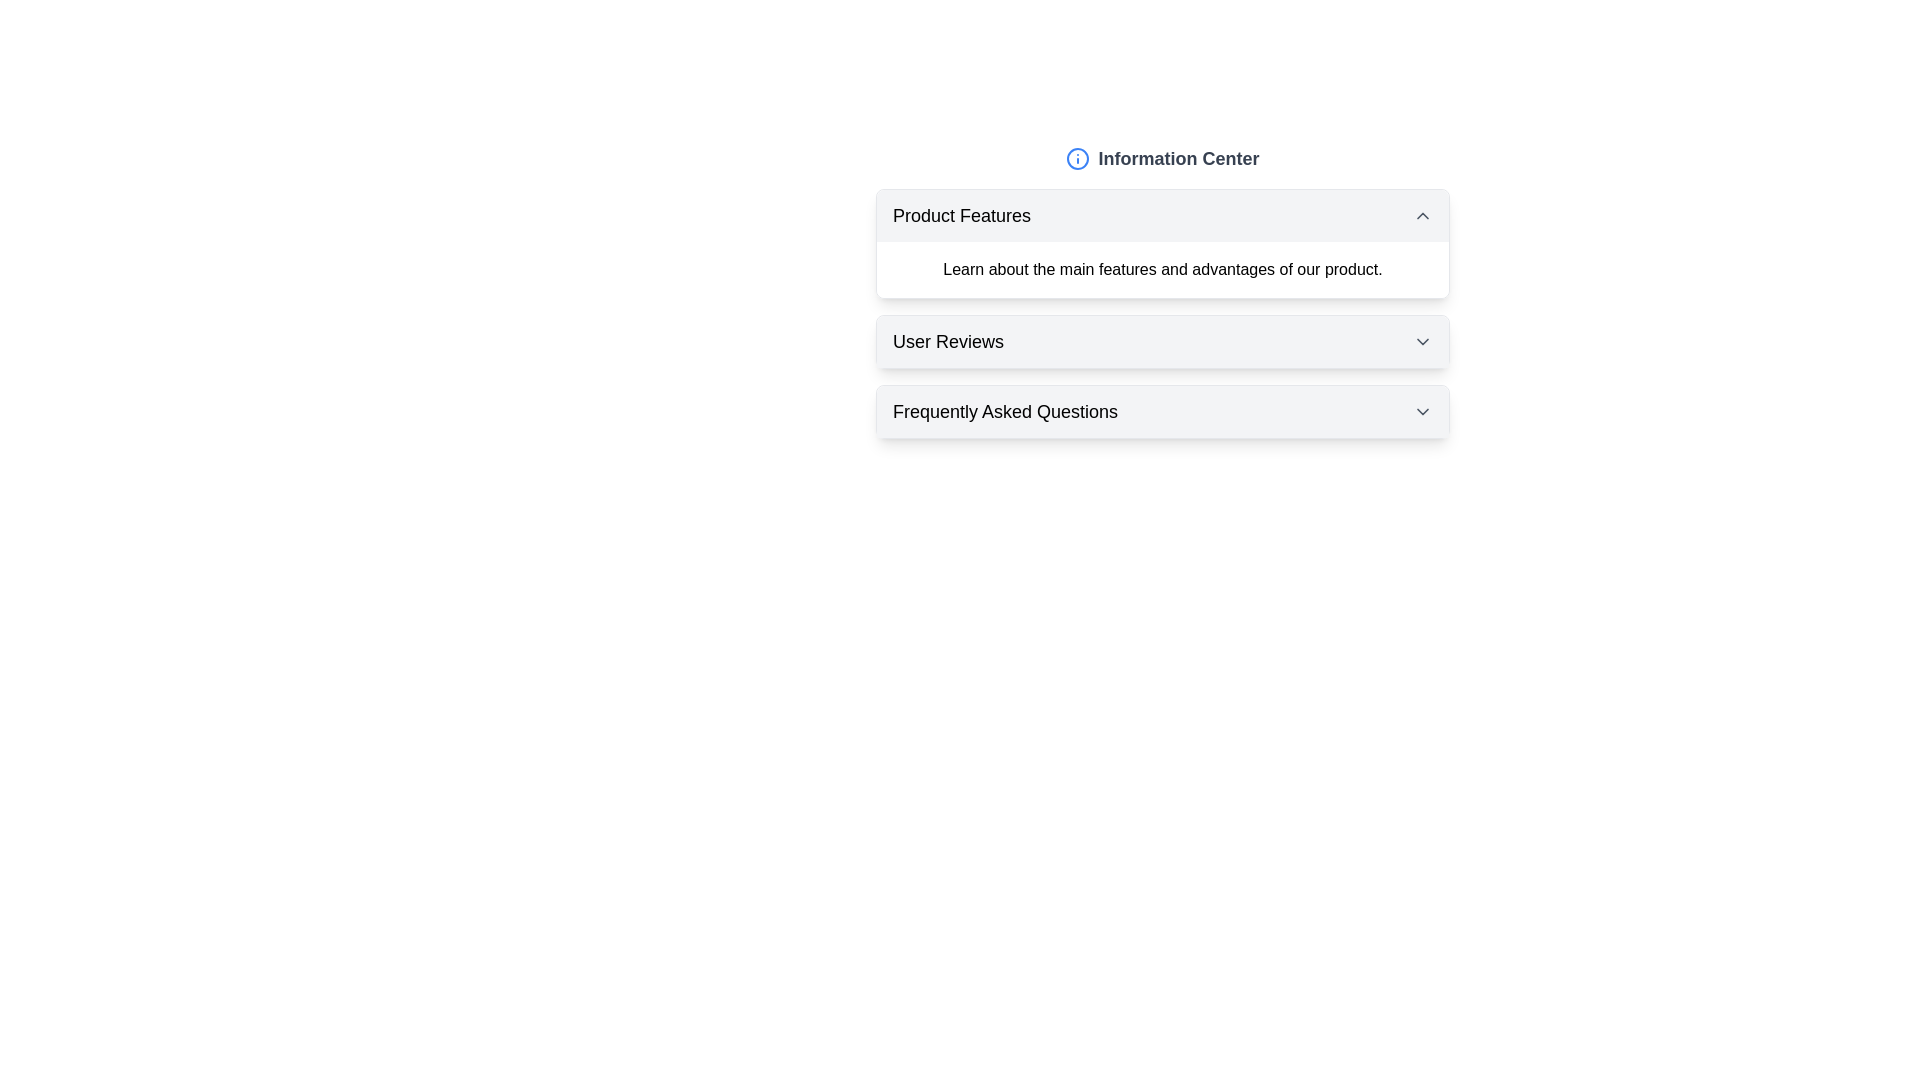 This screenshot has width=1920, height=1080. Describe the element at coordinates (1162, 342) in the screenshot. I see `the collapsible headers within the Informational Section with Collapsible Panels` at that location.